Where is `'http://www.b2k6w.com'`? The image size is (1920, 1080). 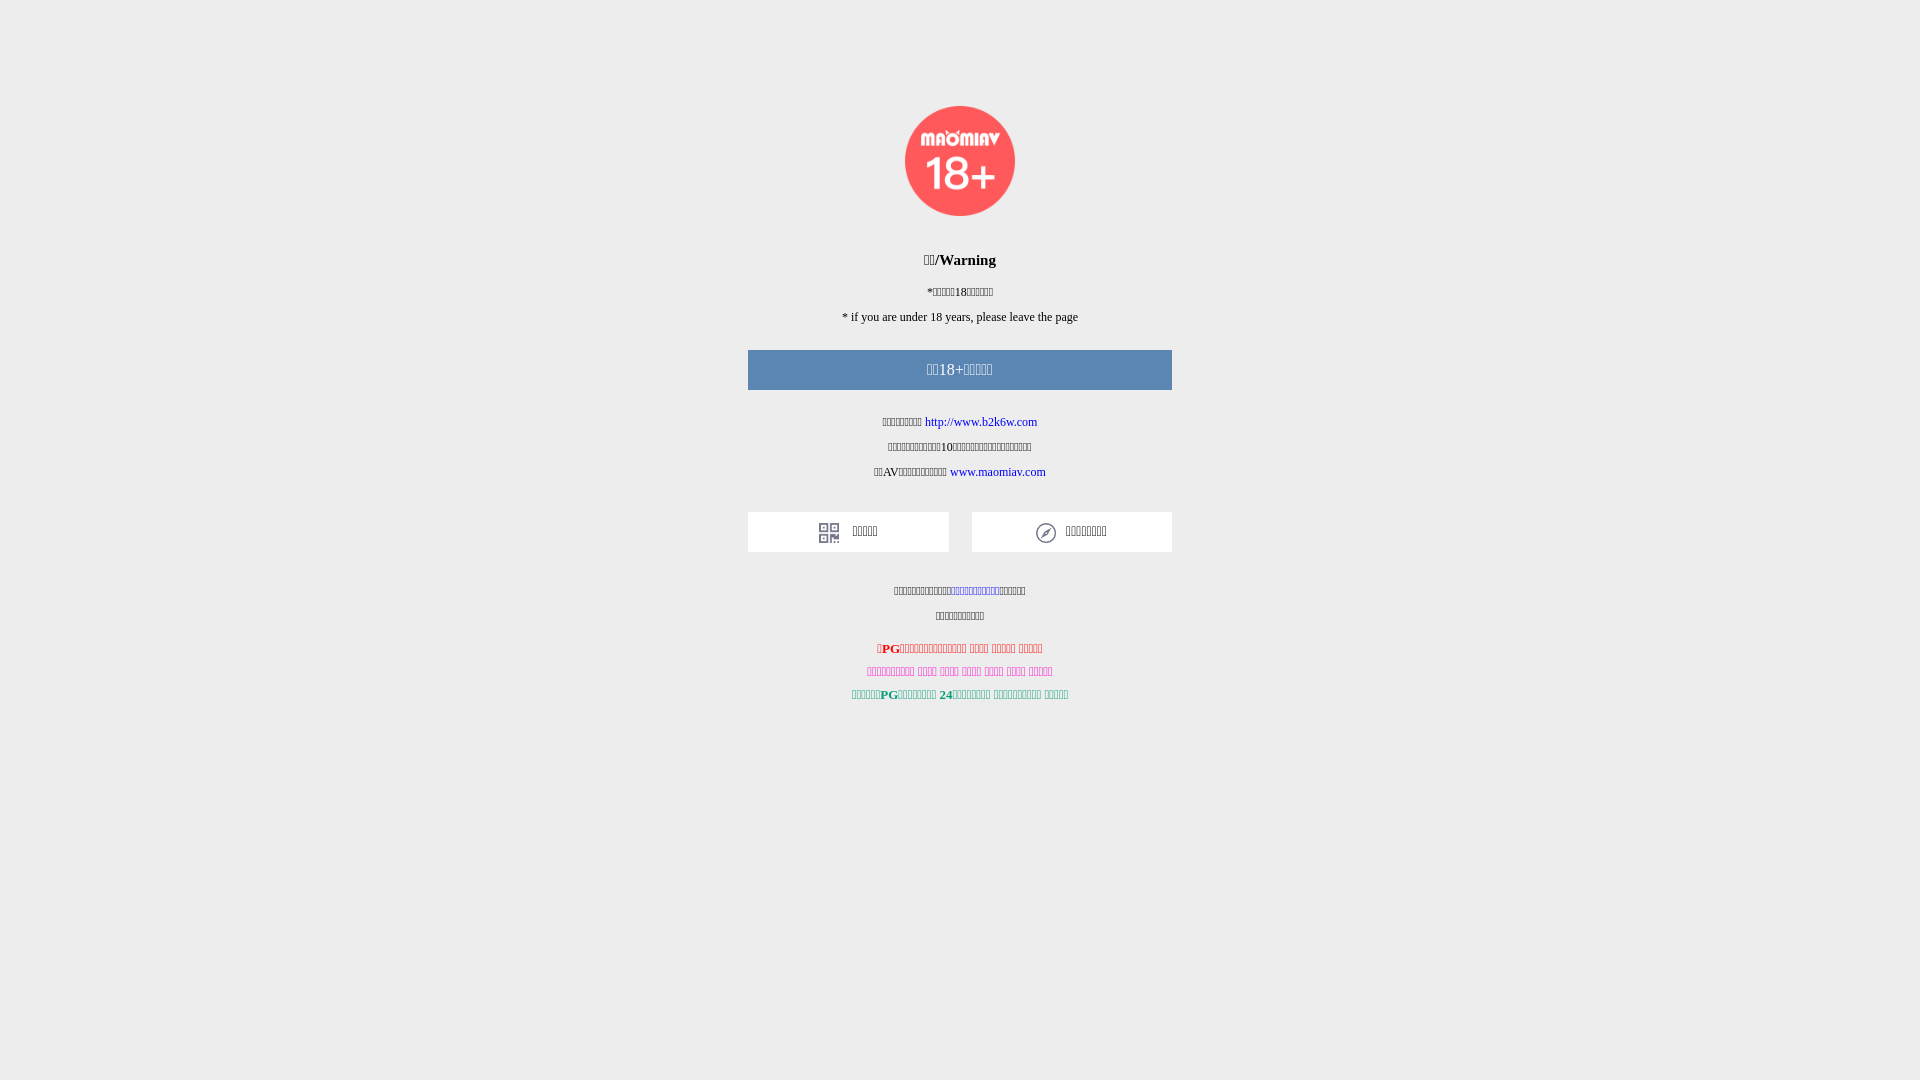 'http://www.b2k6w.com' is located at coordinates (980, 420).